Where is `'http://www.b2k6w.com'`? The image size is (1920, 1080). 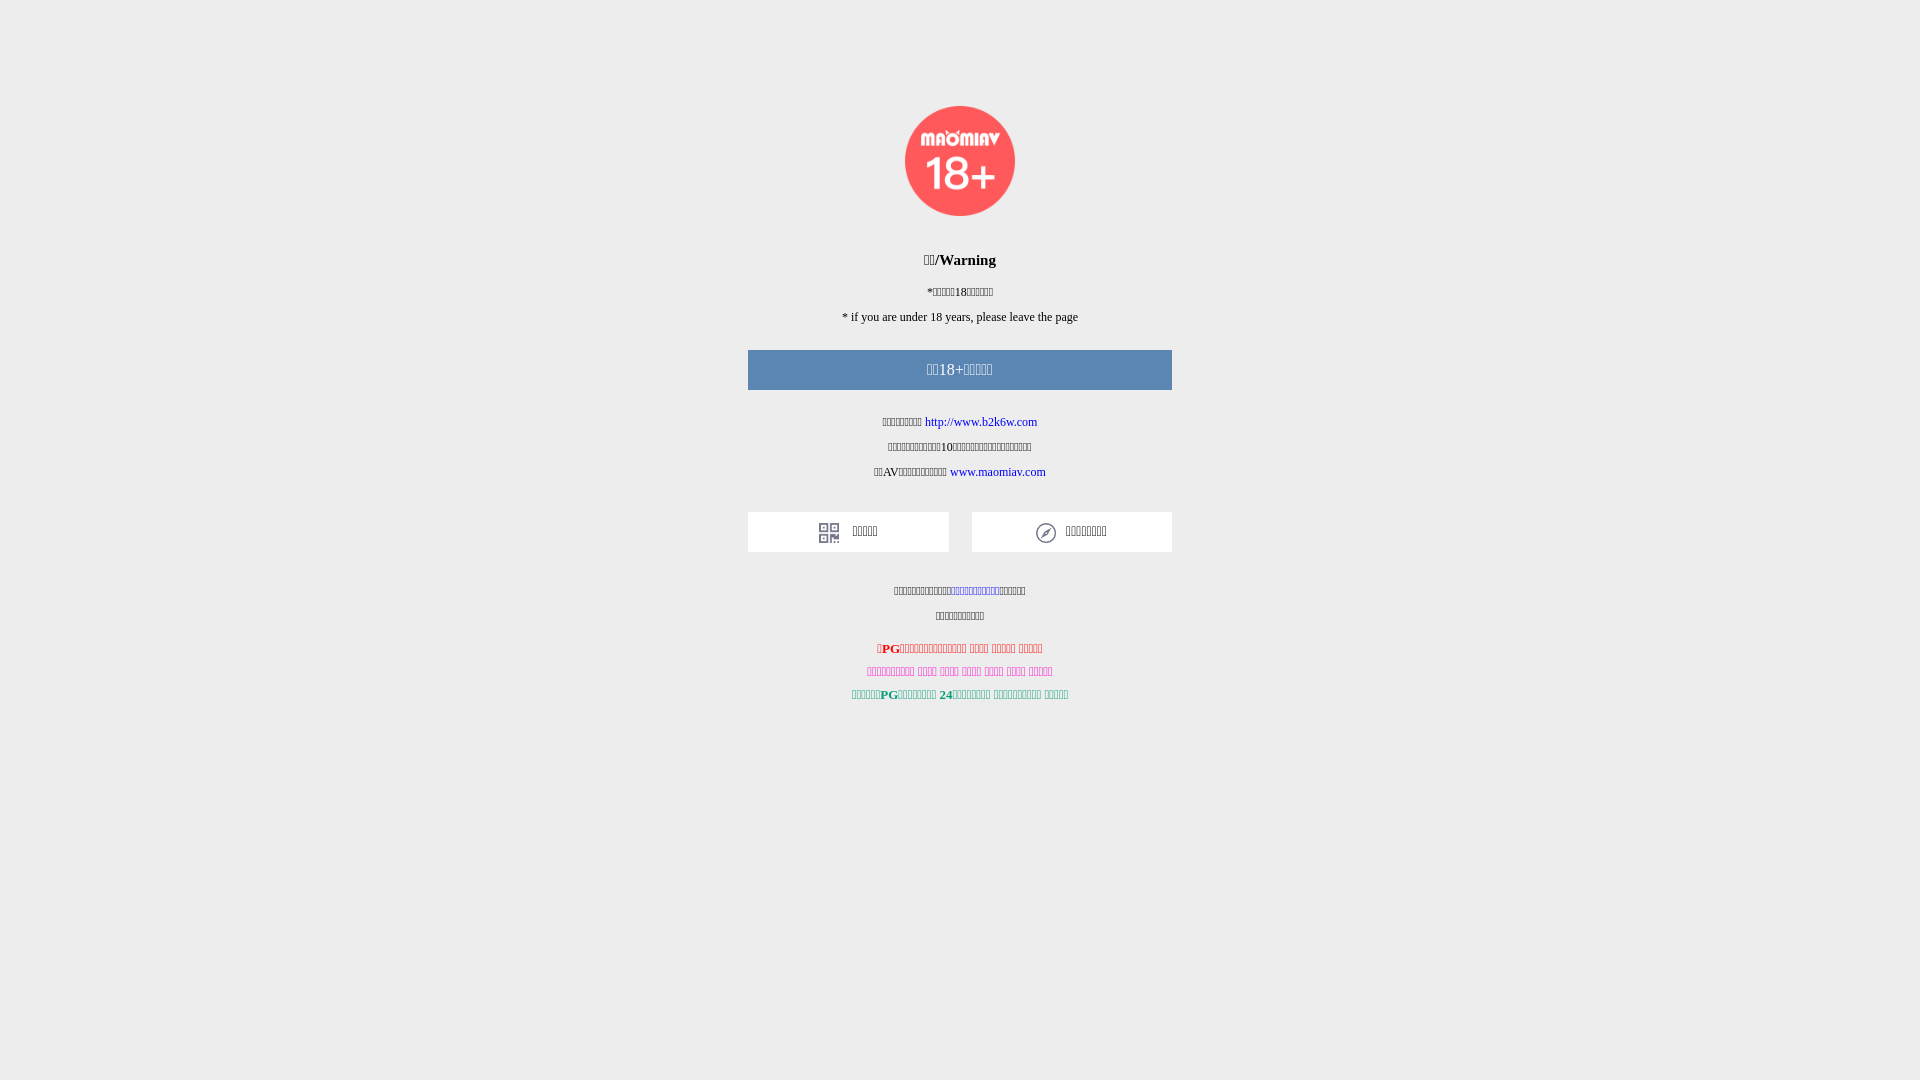 'http://www.b2k6w.com' is located at coordinates (980, 420).